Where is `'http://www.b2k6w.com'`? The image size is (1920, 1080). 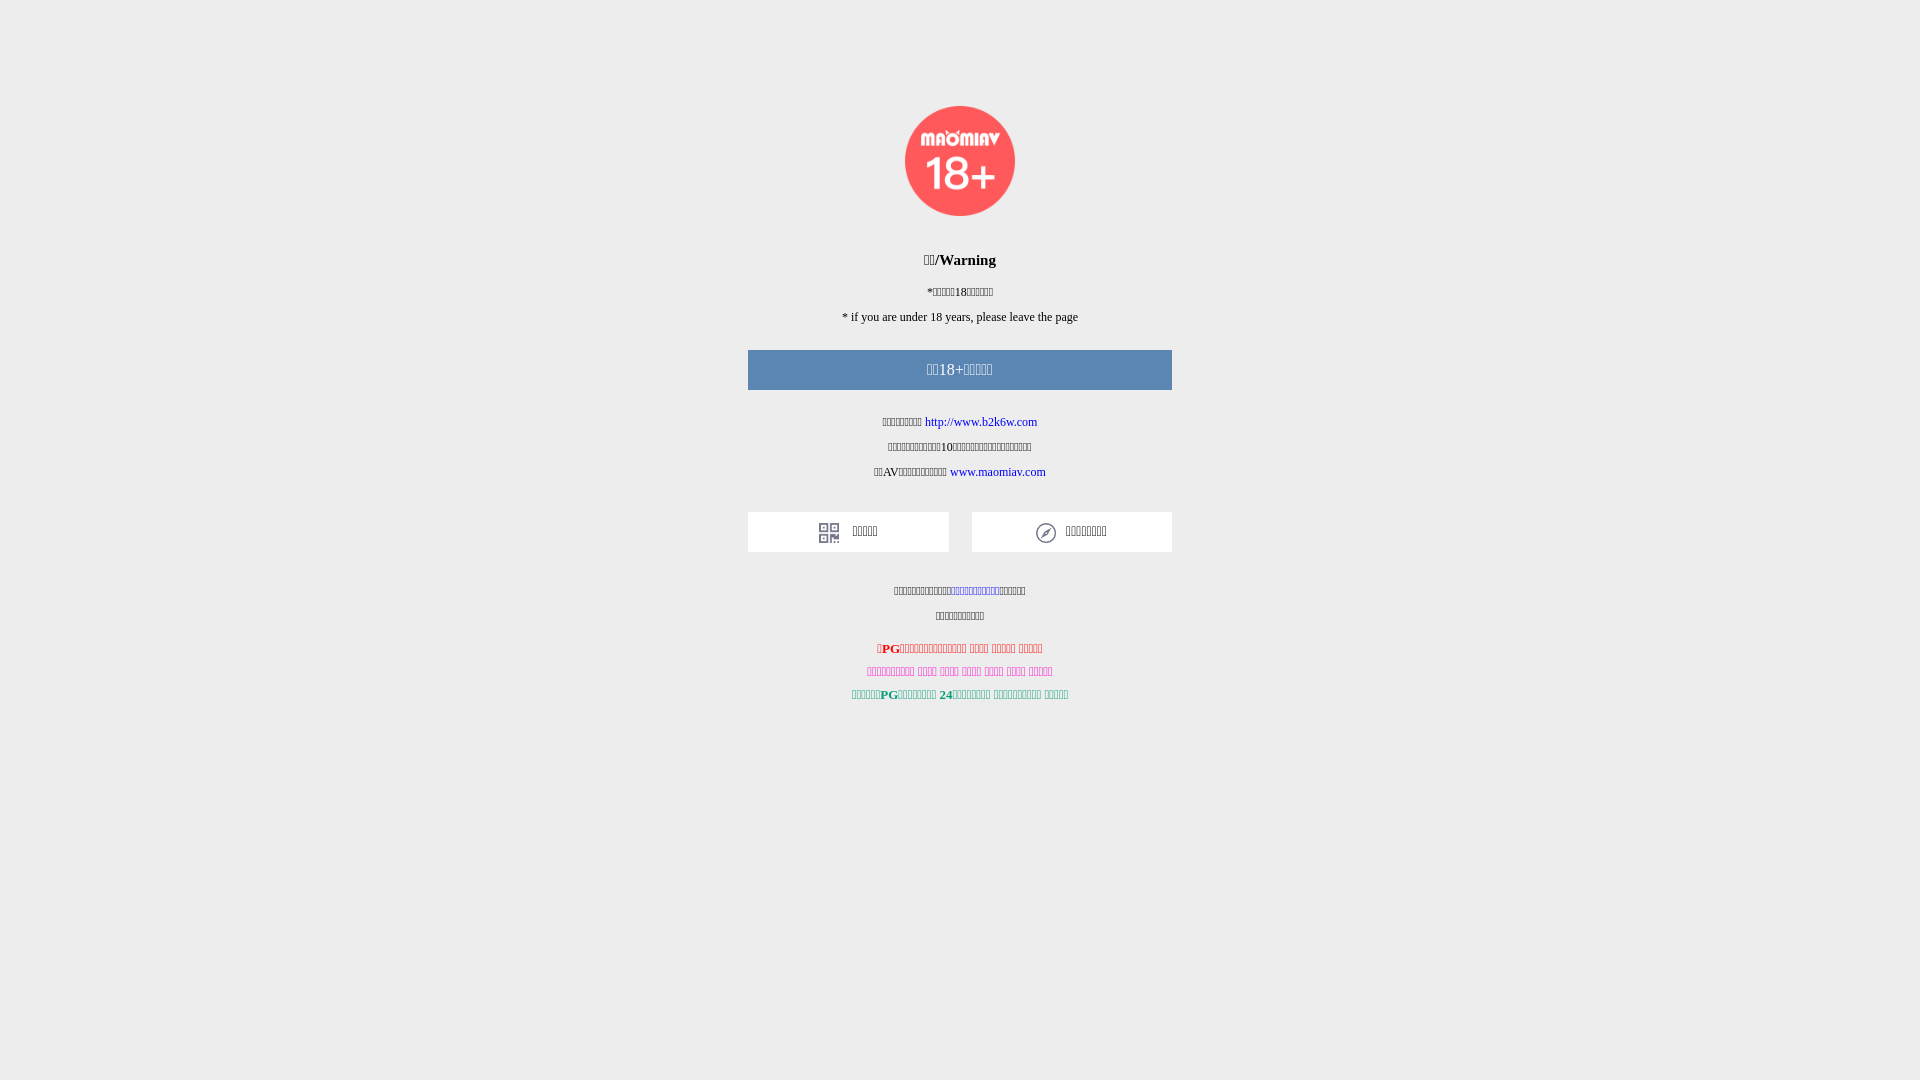 'http://www.b2k6w.com' is located at coordinates (980, 420).